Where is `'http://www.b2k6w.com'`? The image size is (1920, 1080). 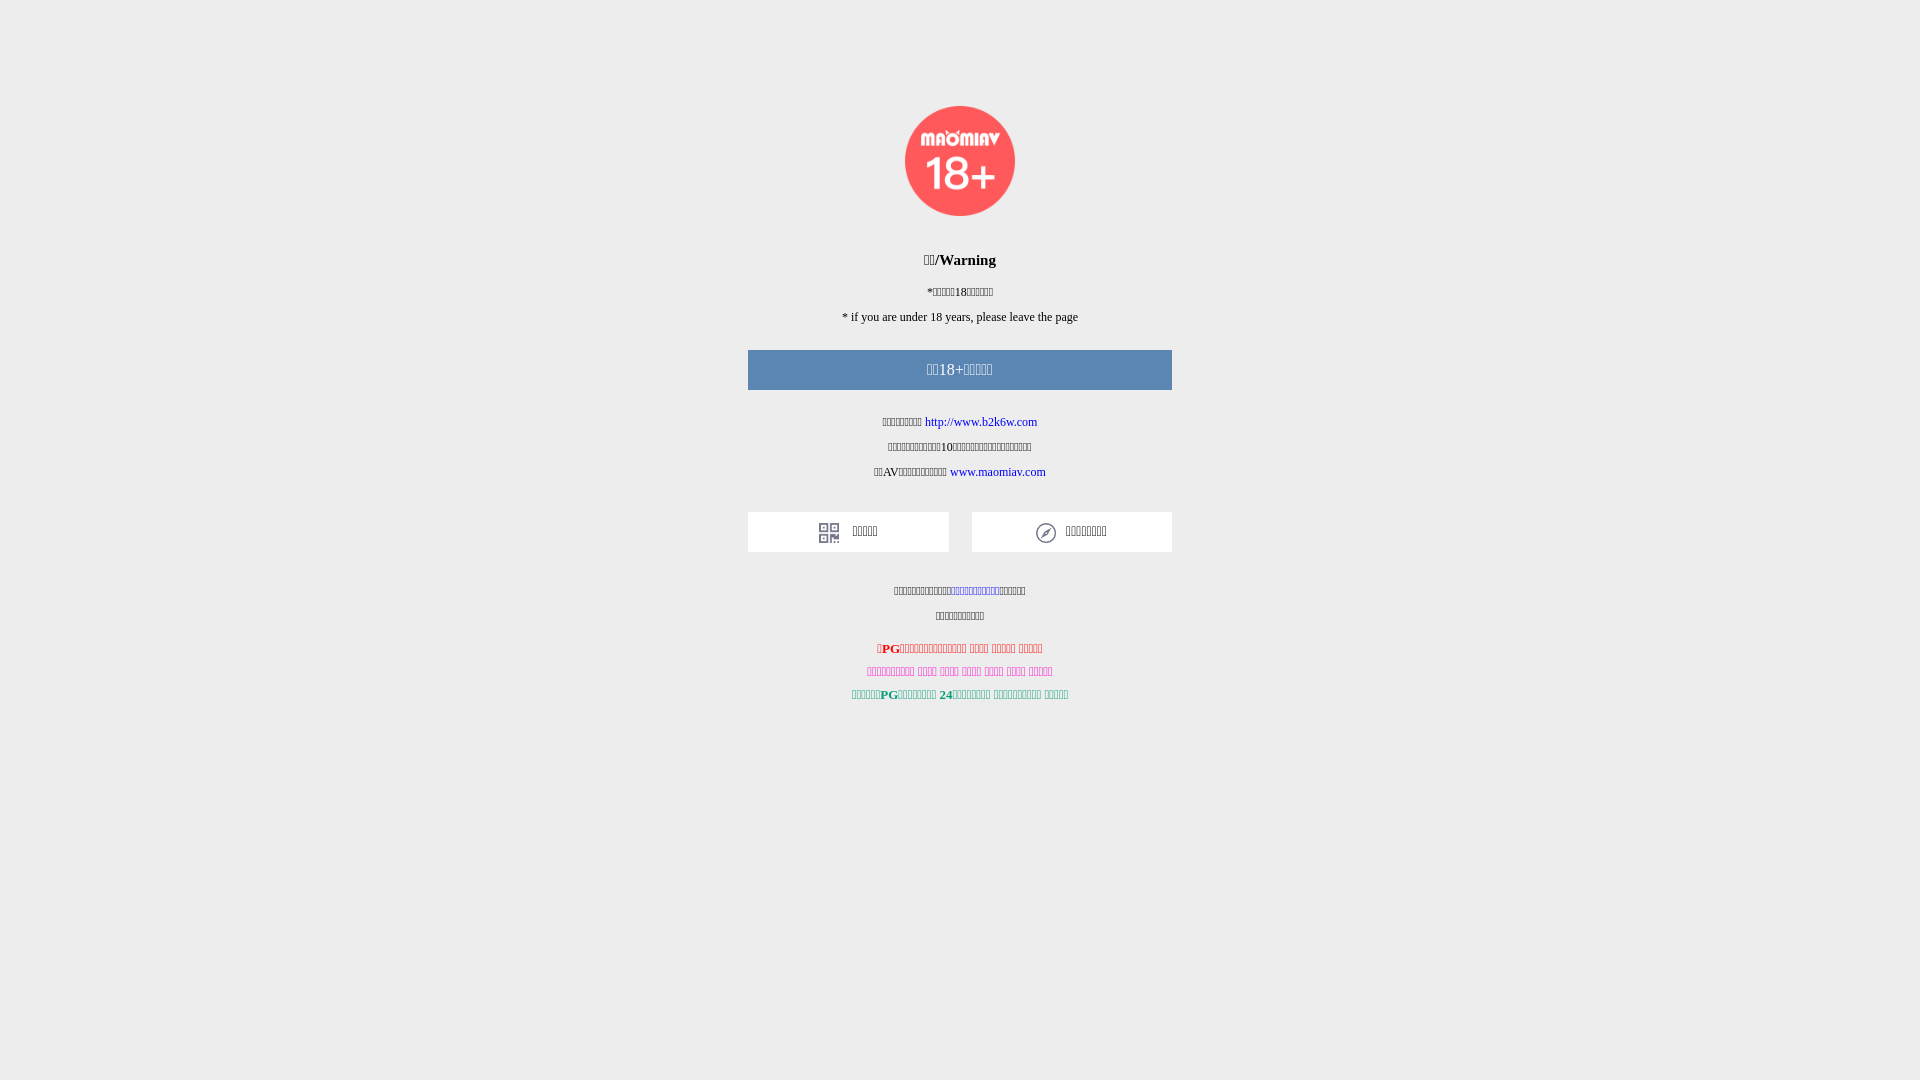 'http://www.b2k6w.com' is located at coordinates (980, 420).